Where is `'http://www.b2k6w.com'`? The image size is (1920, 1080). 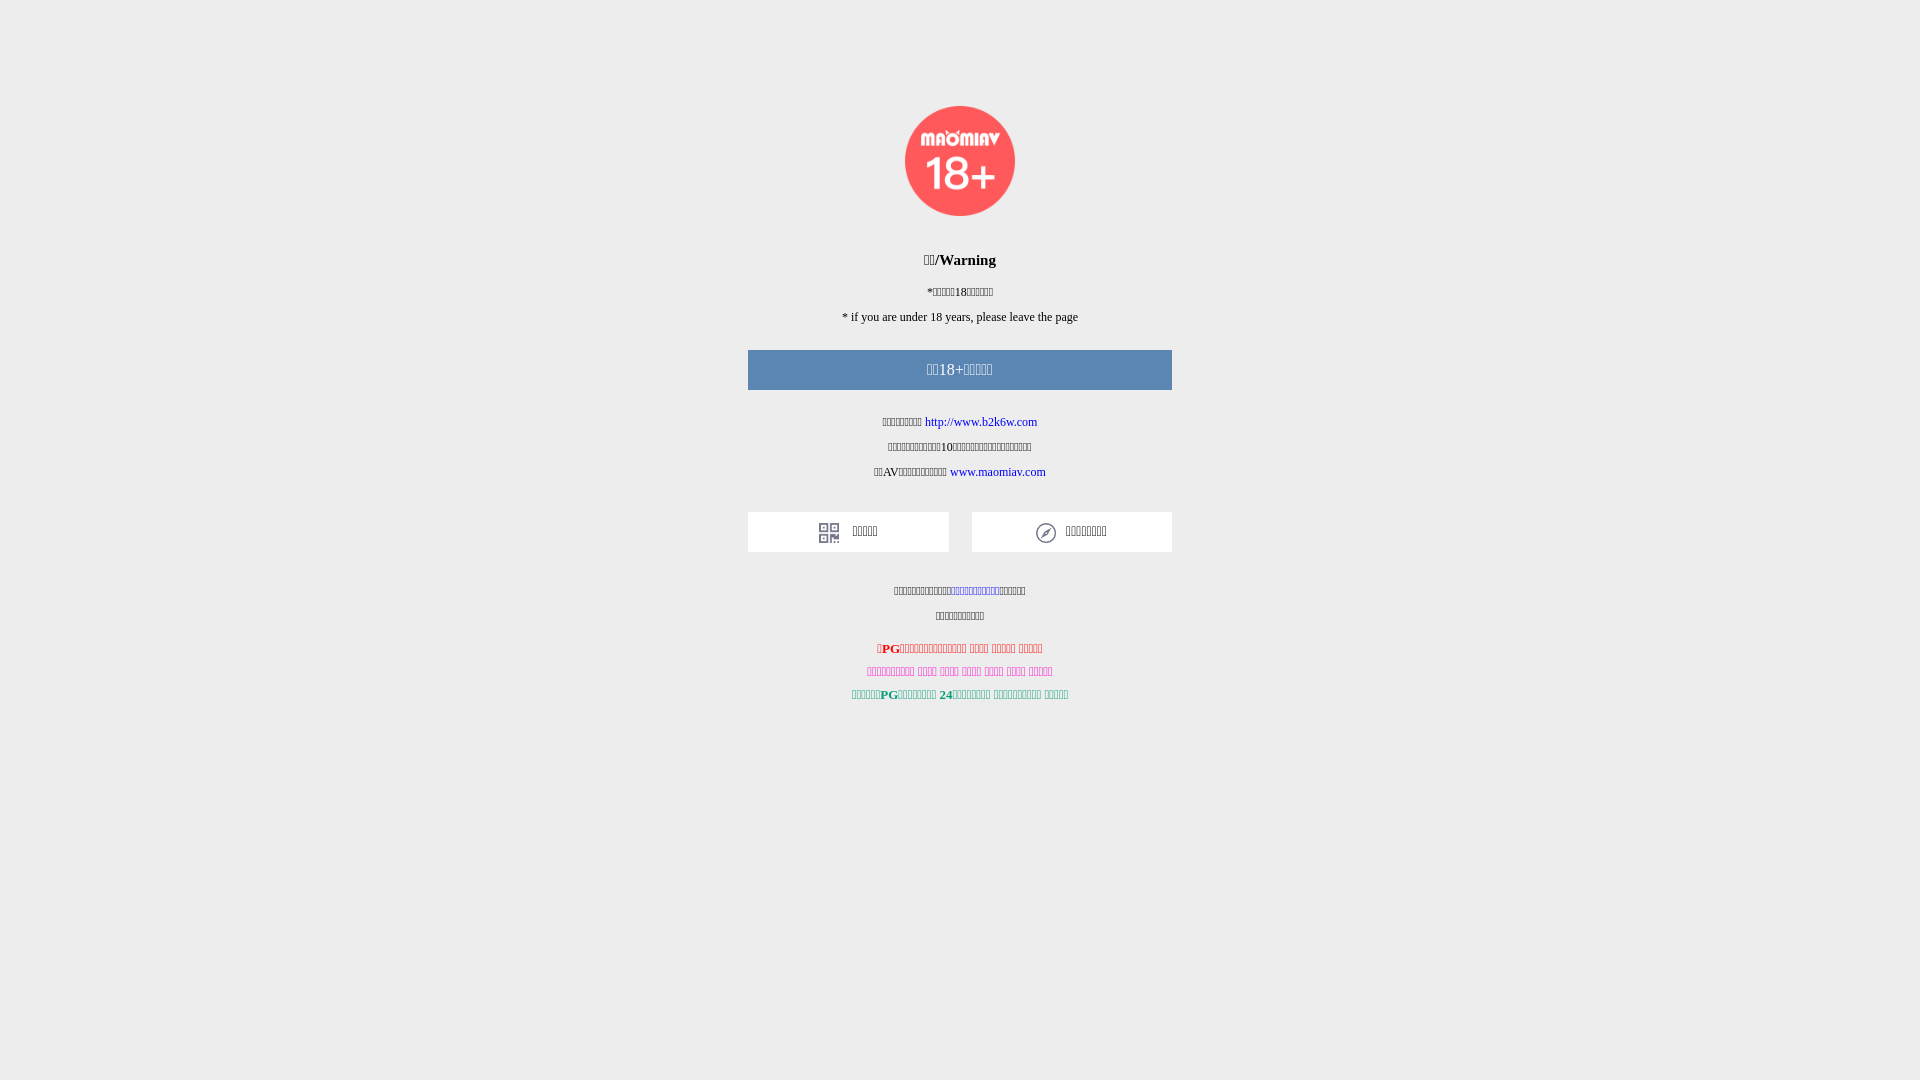 'http://www.b2k6w.com' is located at coordinates (980, 420).